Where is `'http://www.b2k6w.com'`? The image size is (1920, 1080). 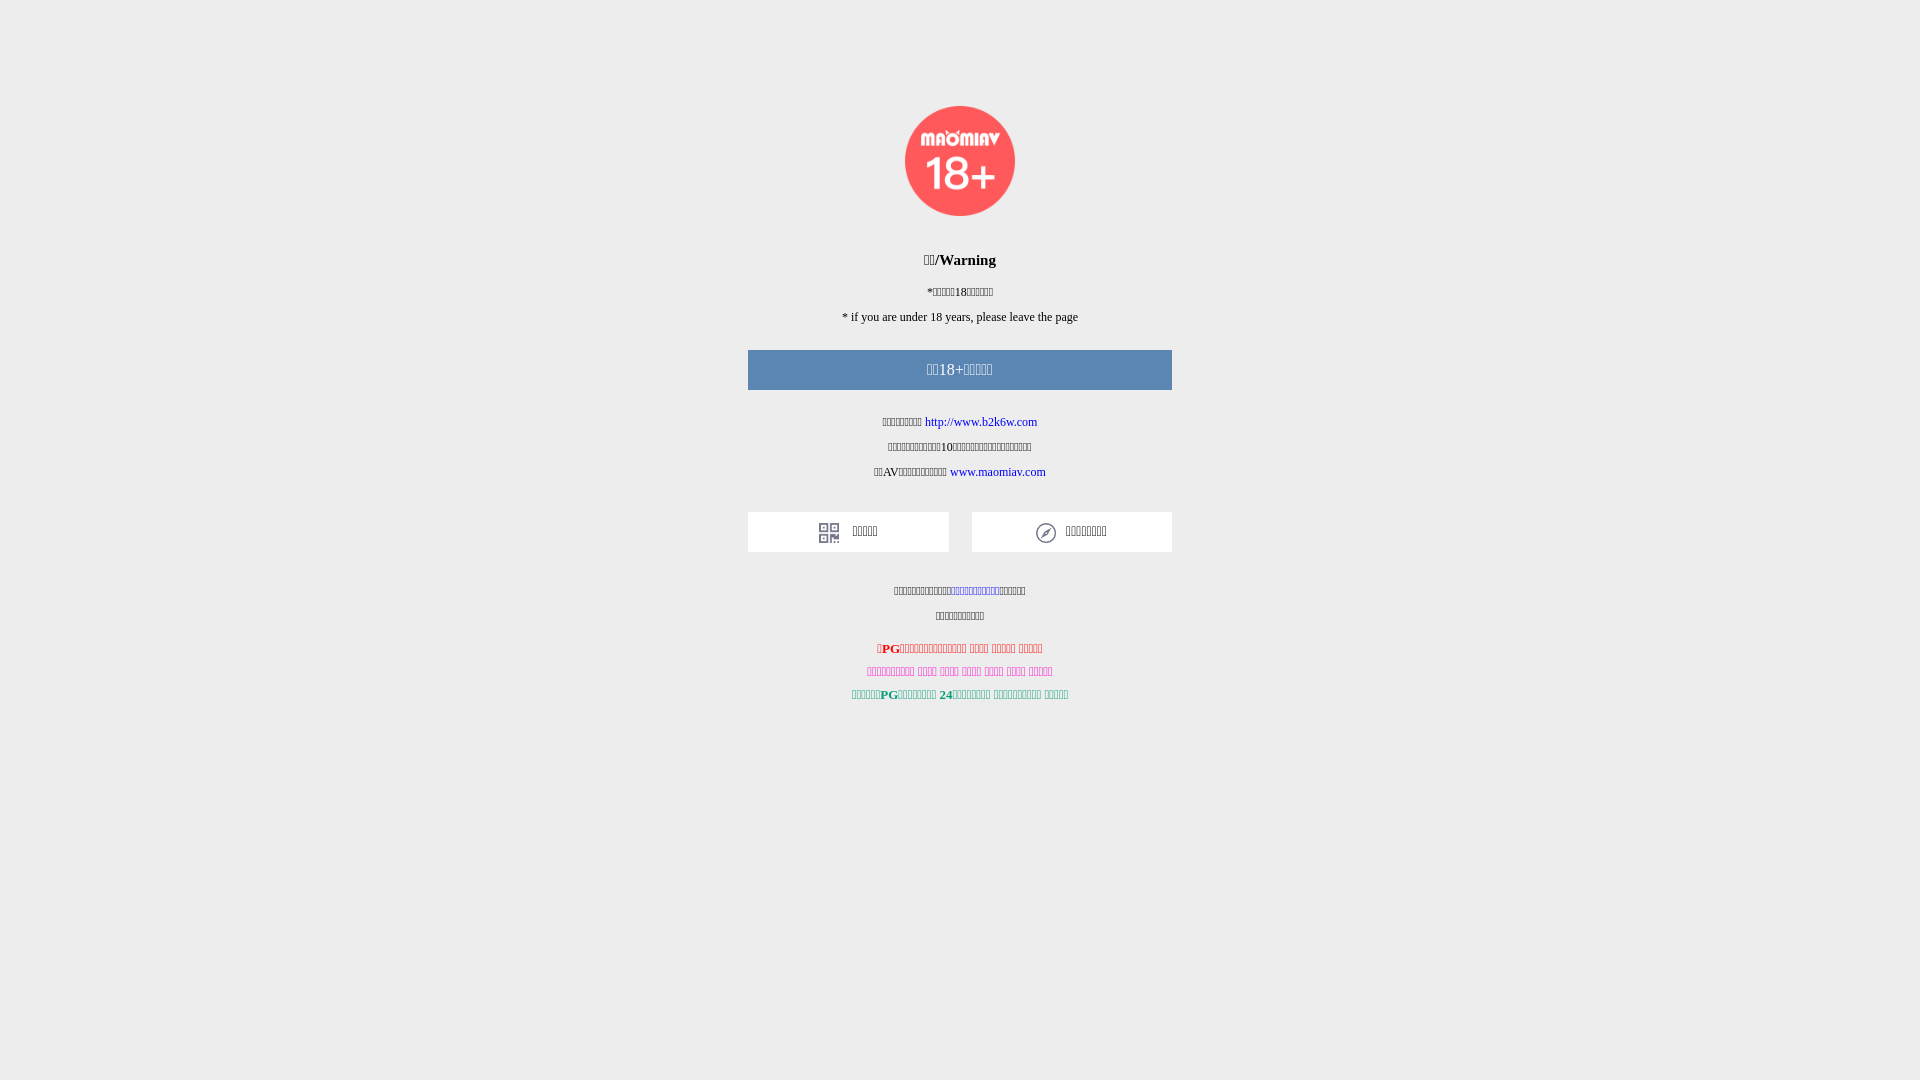 'http://www.b2k6w.com' is located at coordinates (980, 420).